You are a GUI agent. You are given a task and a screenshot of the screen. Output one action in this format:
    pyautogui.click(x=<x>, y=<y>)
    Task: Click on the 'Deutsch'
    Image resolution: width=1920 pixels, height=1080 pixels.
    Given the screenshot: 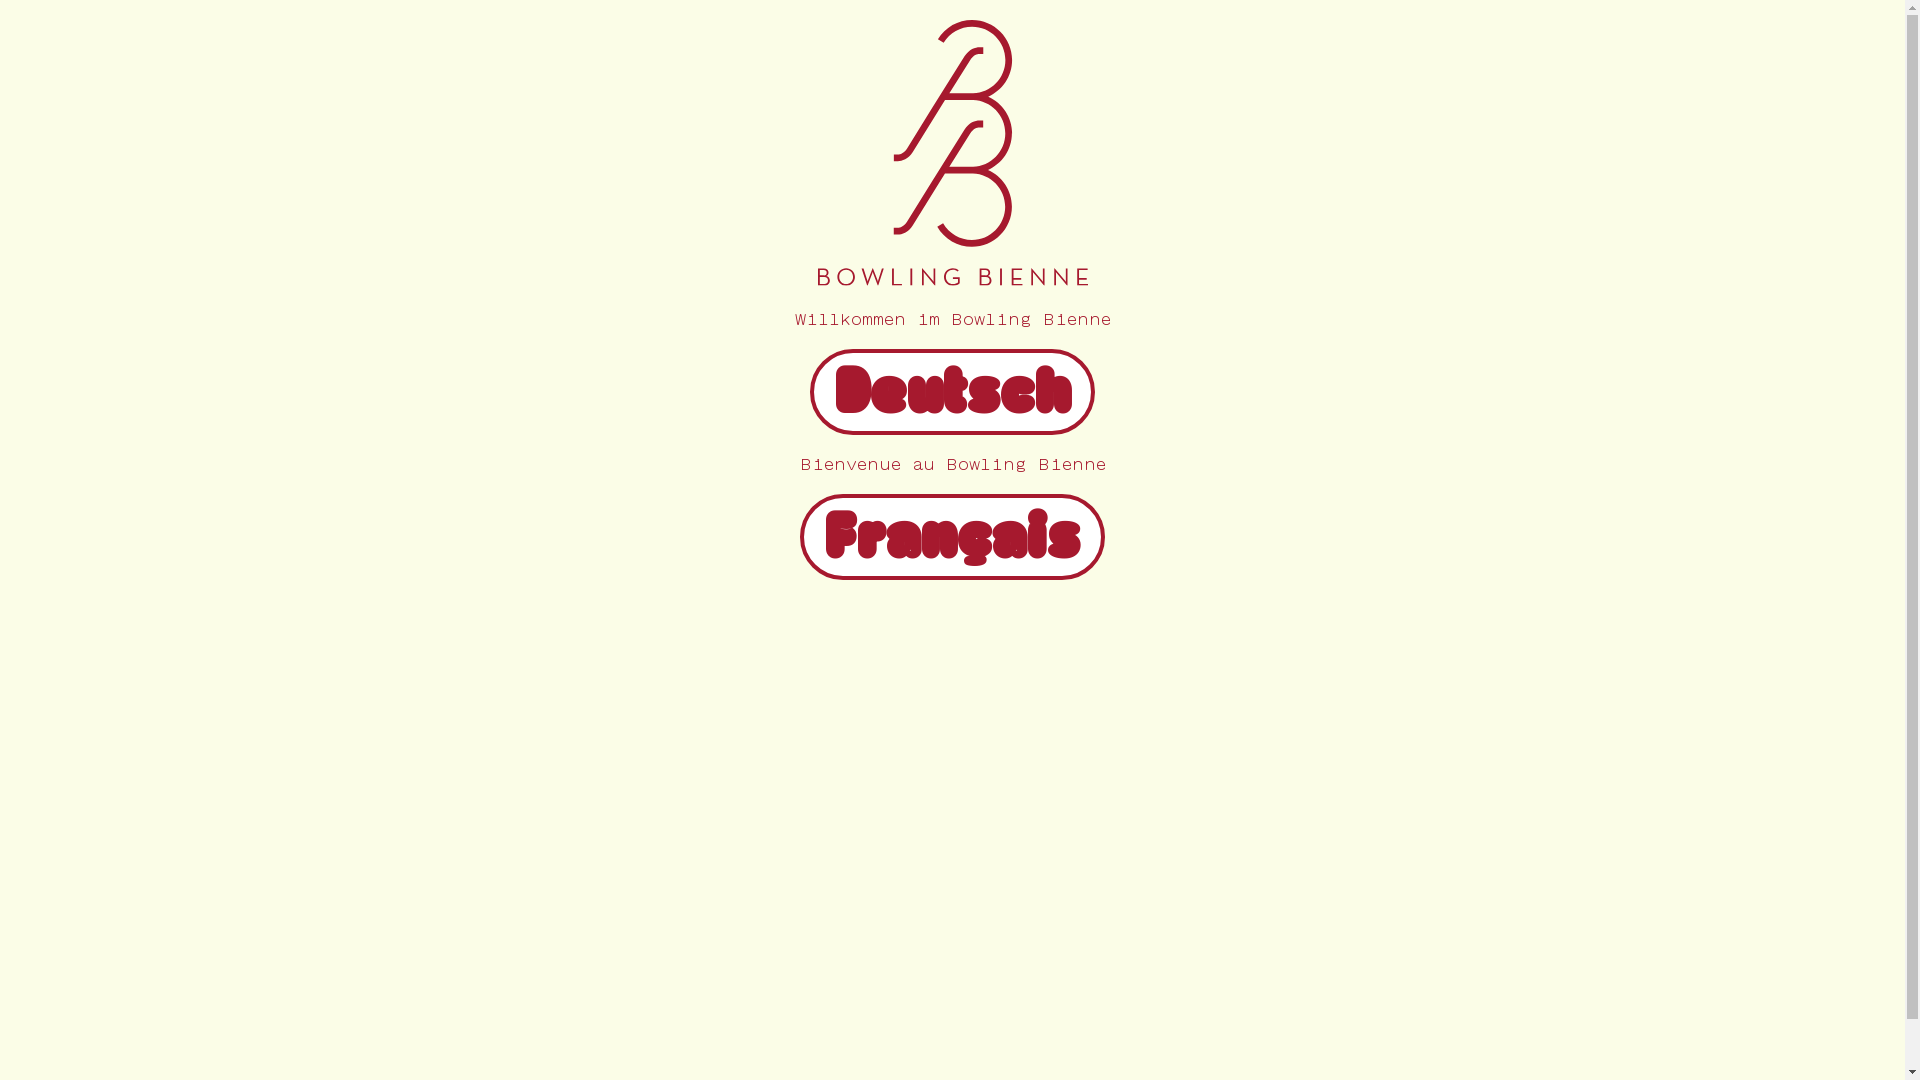 What is the action you would take?
    pyautogui.click(x=951, y=406)
    